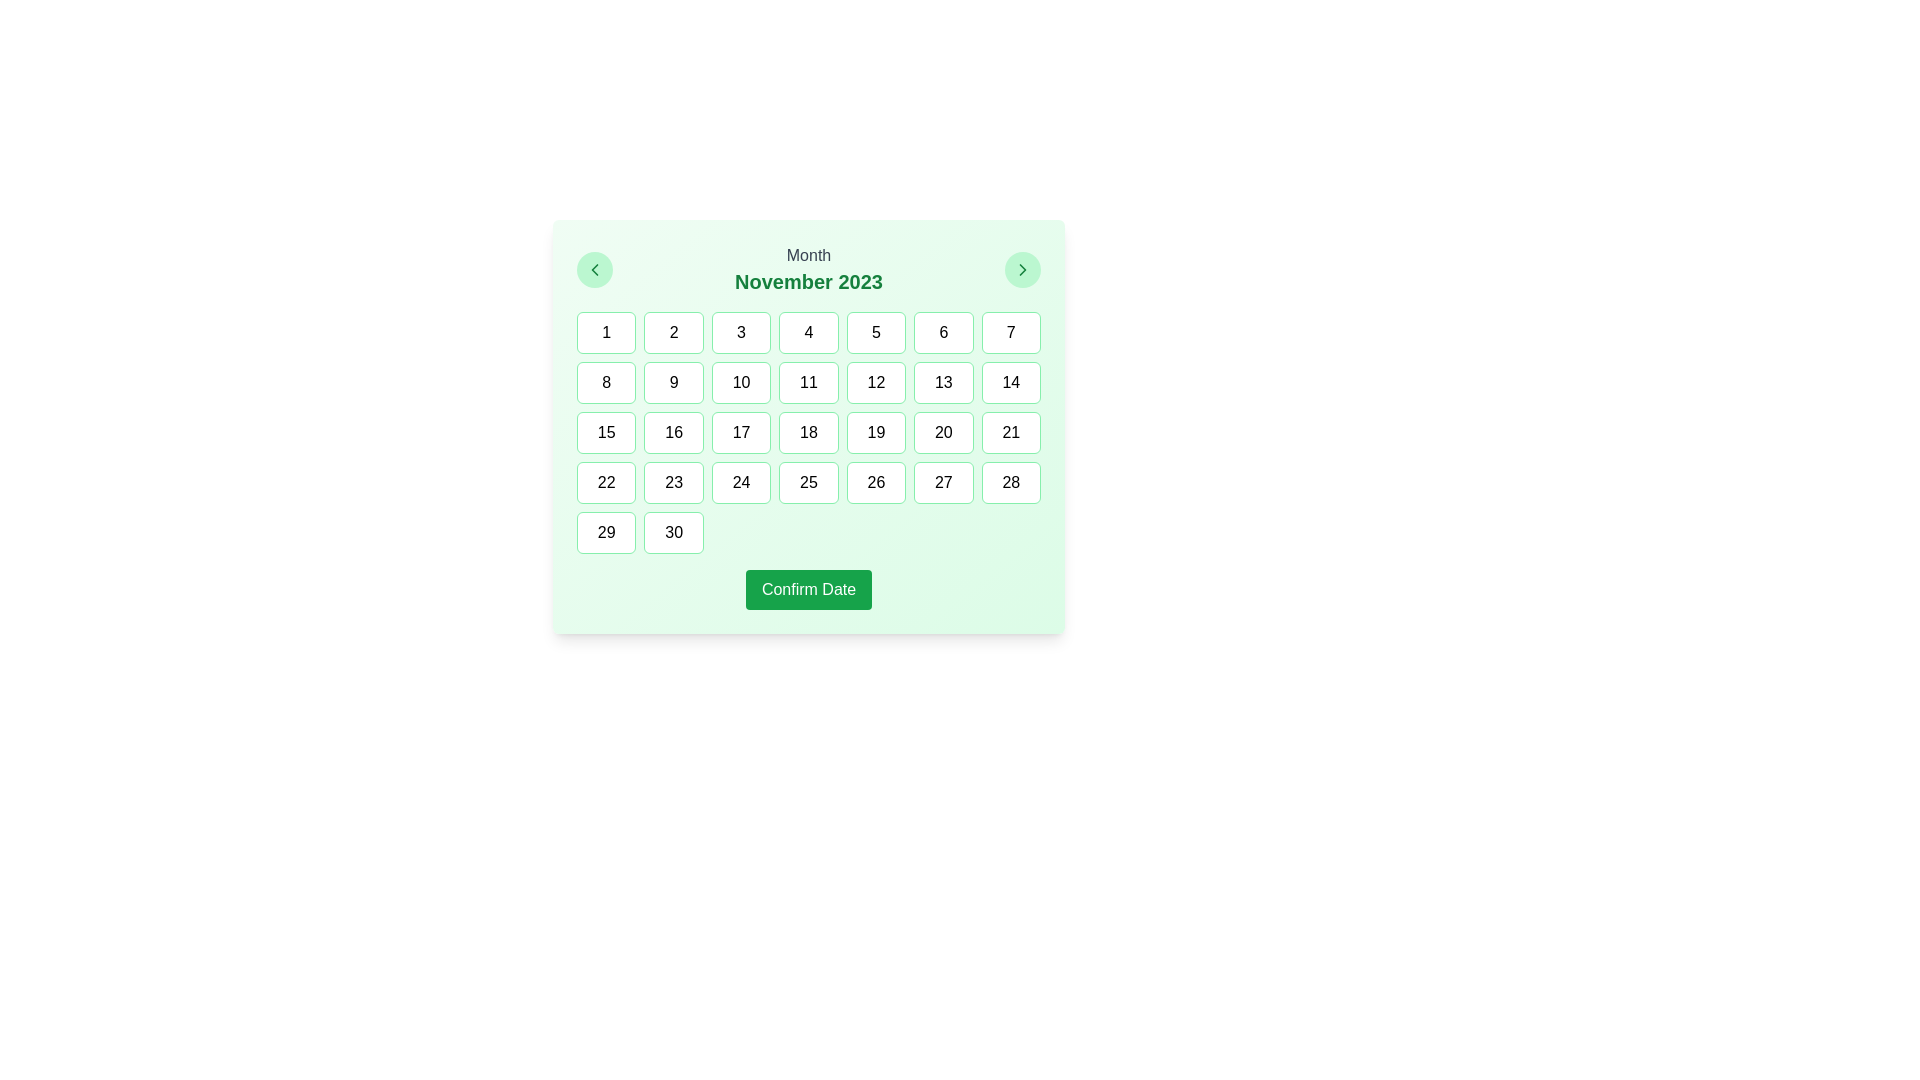 The width and height of the screenshot is (1920, 1080). Describe the element at coordinates (876, 431) in the screenshot. I see `the white rectangular button with rounded corners and a green border displaying the number '19'` at that location.